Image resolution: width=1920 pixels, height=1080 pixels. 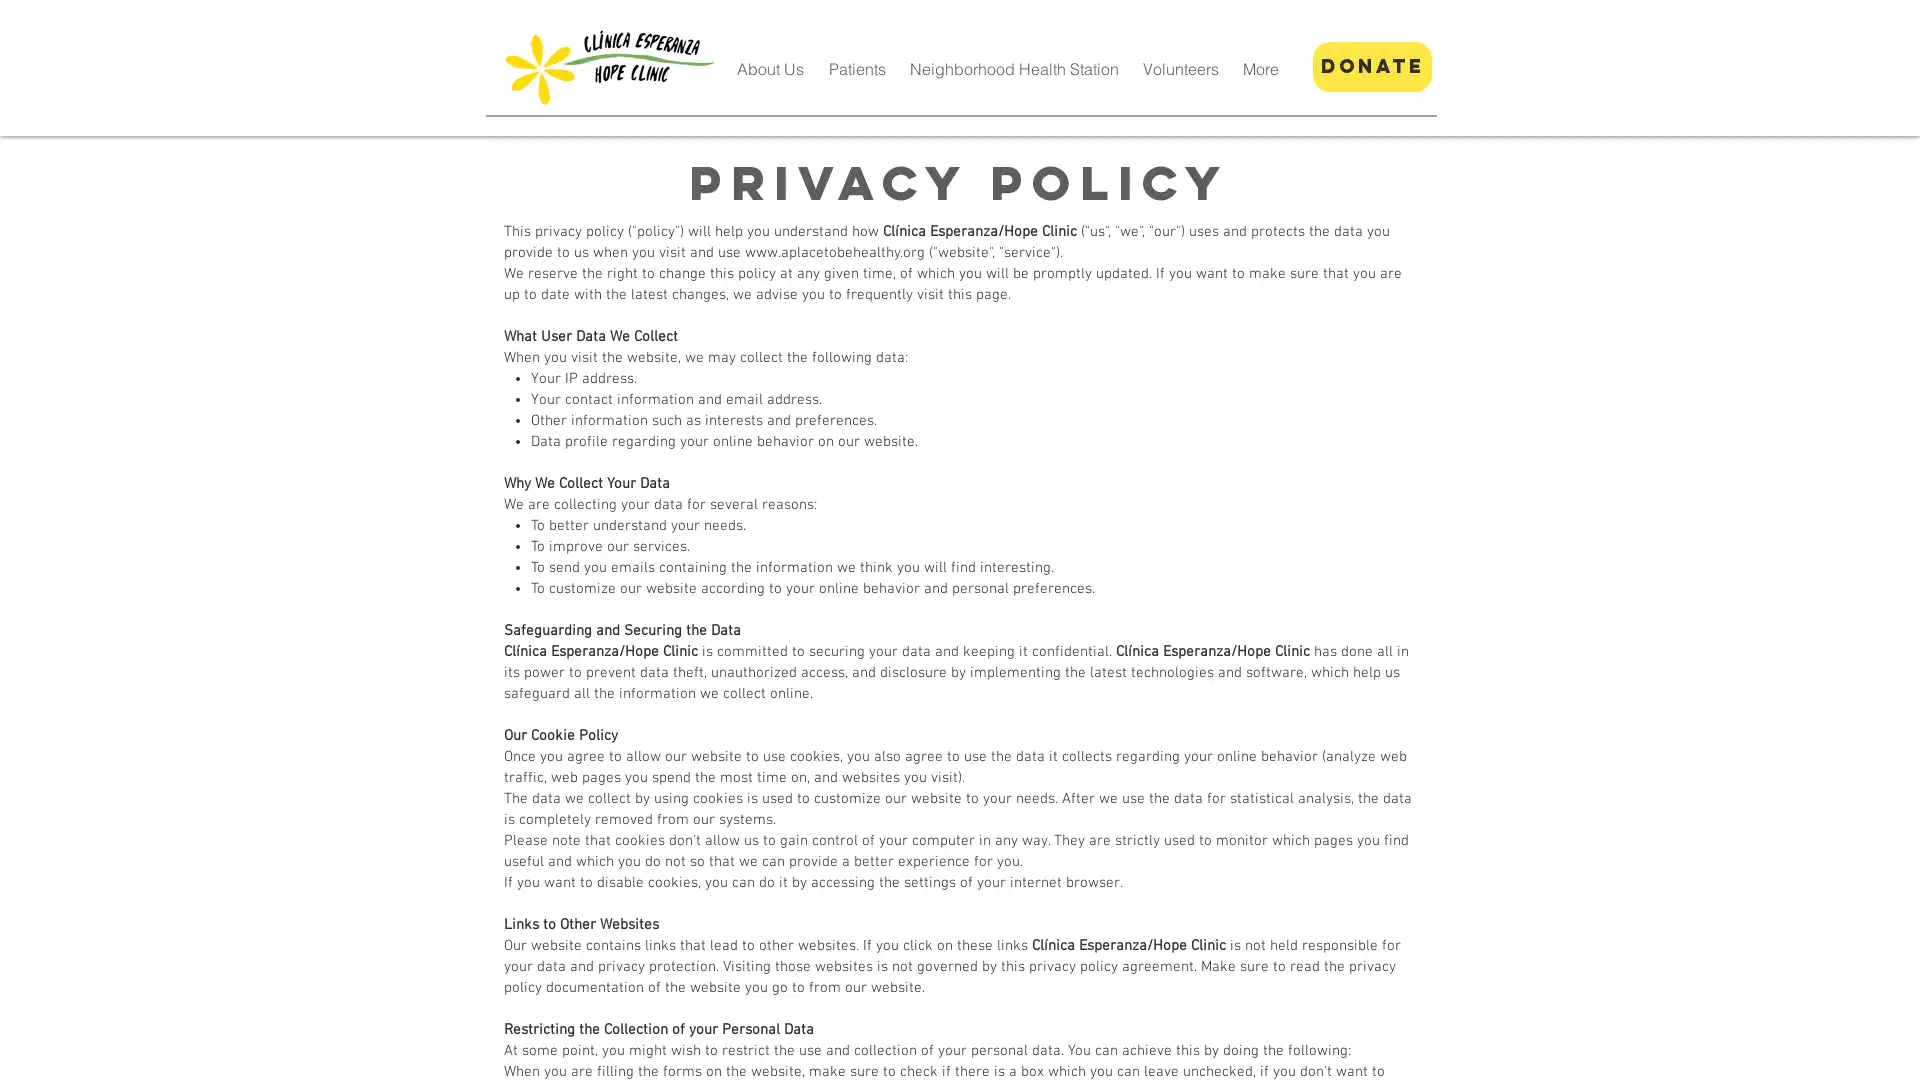 I want to click on Settings, so click(x=1730, y=1047).